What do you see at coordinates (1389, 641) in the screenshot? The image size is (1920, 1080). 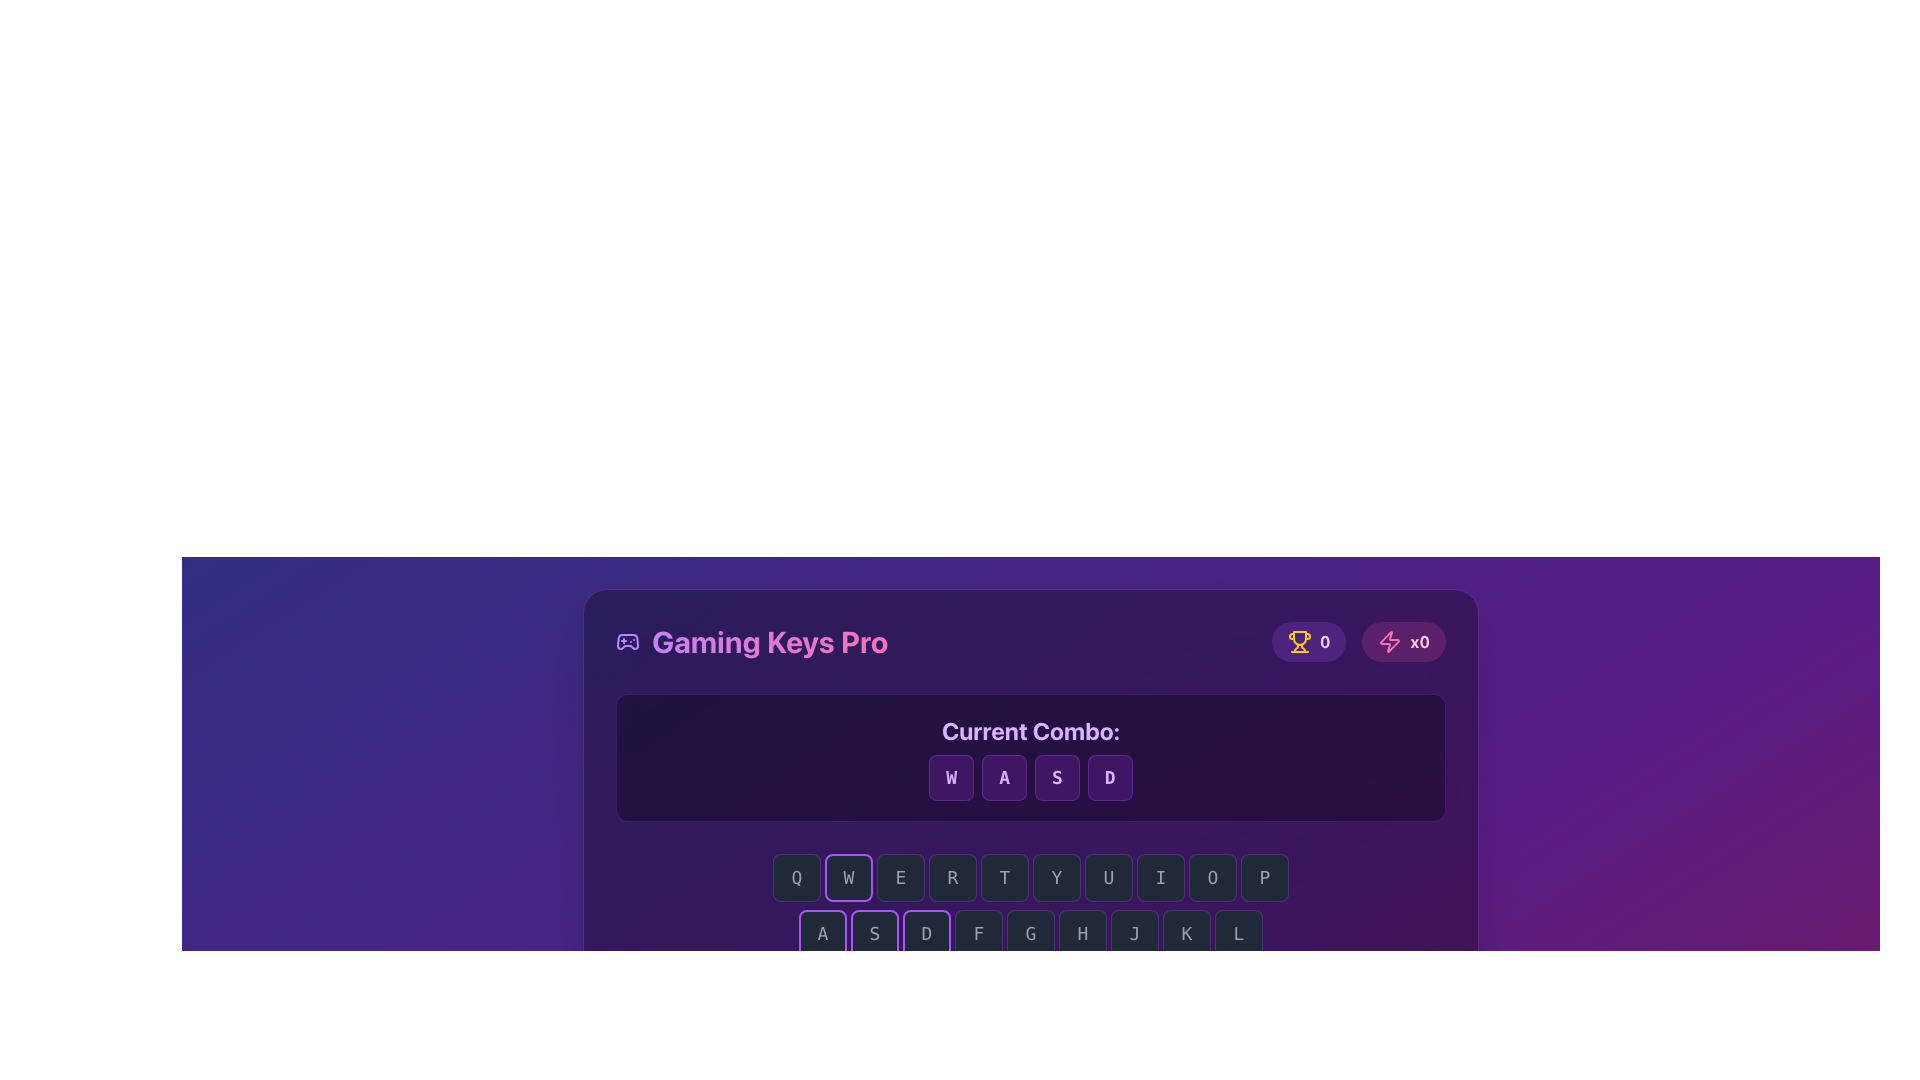 I see `the pink lightning bolt icon located in the top-right corner of the interface` at bounding box center [1389, 641].